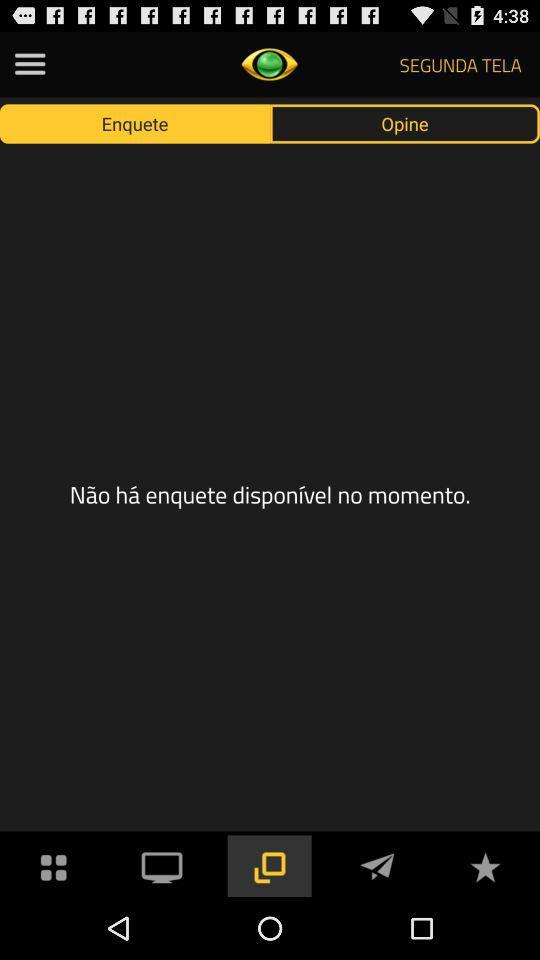  Describe the element at coordinates (161, 864) in the screenshot. I see `cast` at that location.